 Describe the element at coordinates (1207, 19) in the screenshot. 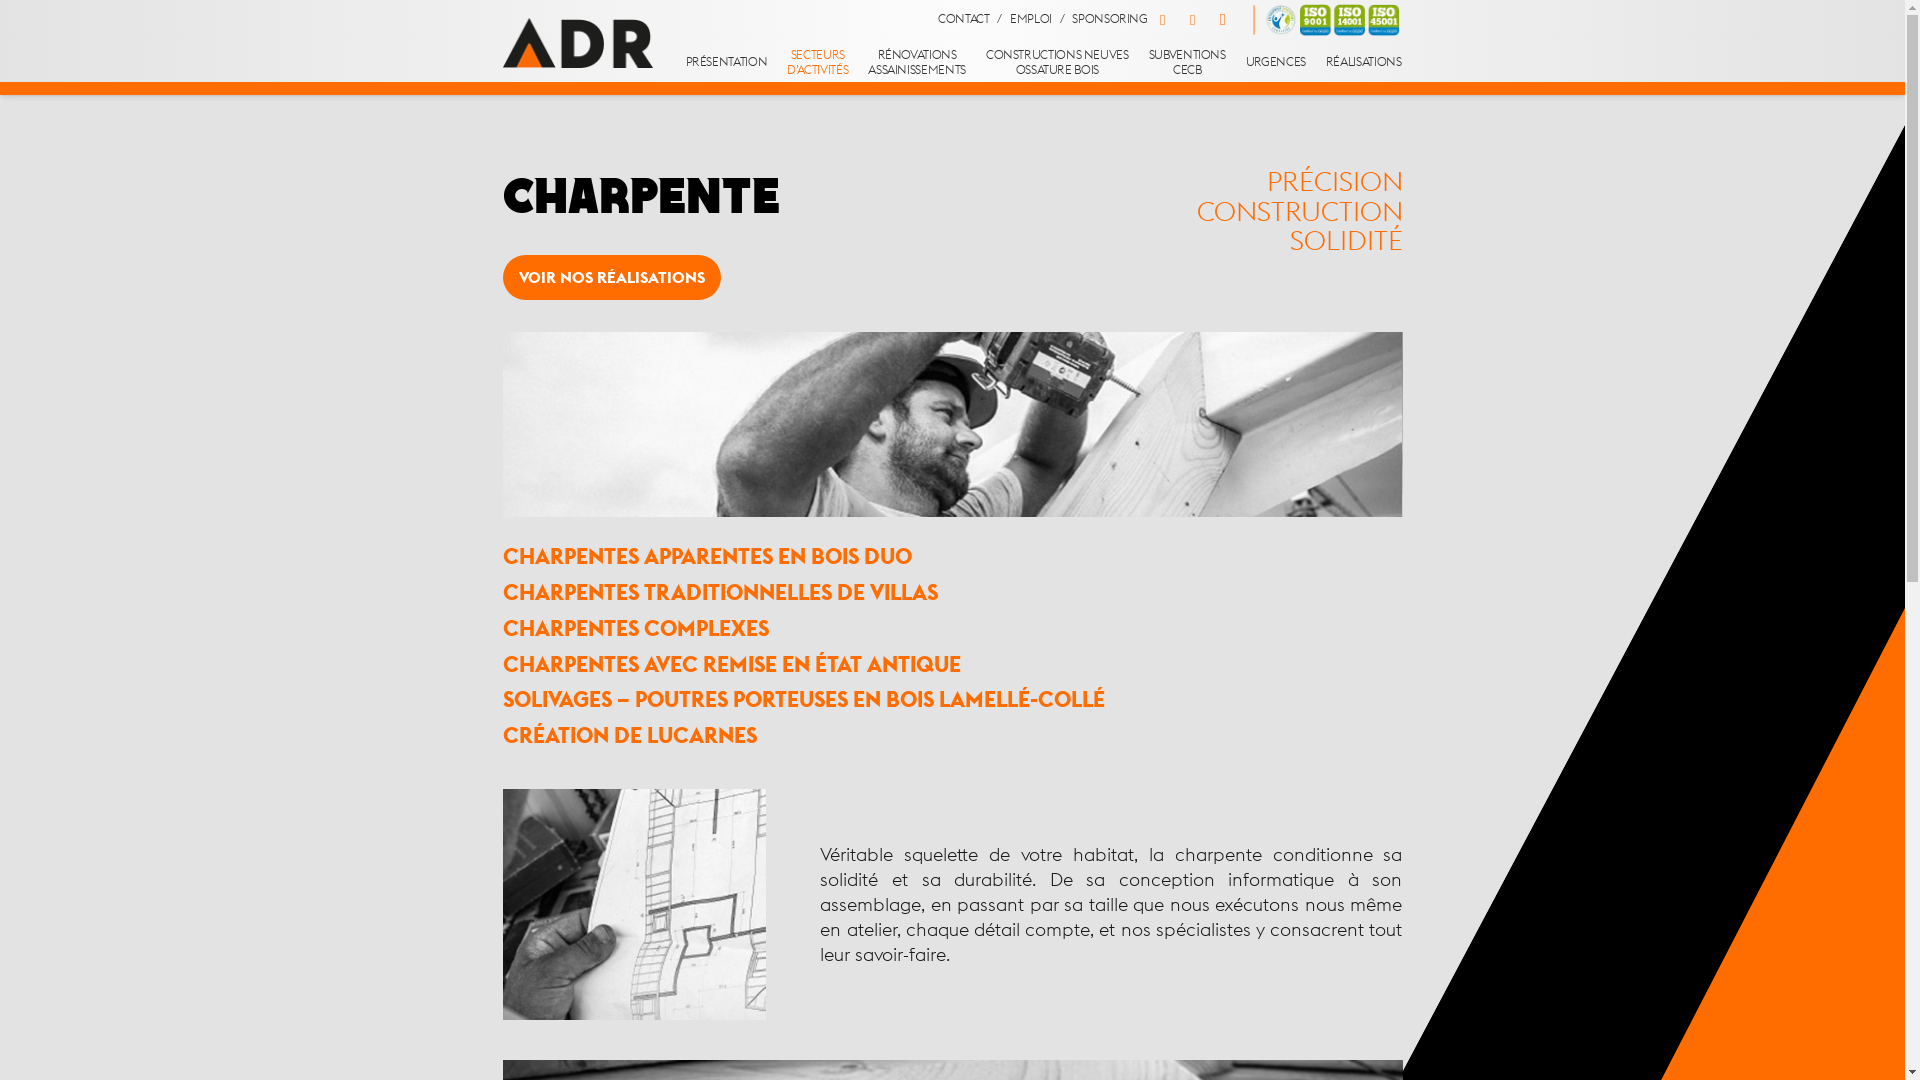

I see `'Instagram'` at that location.